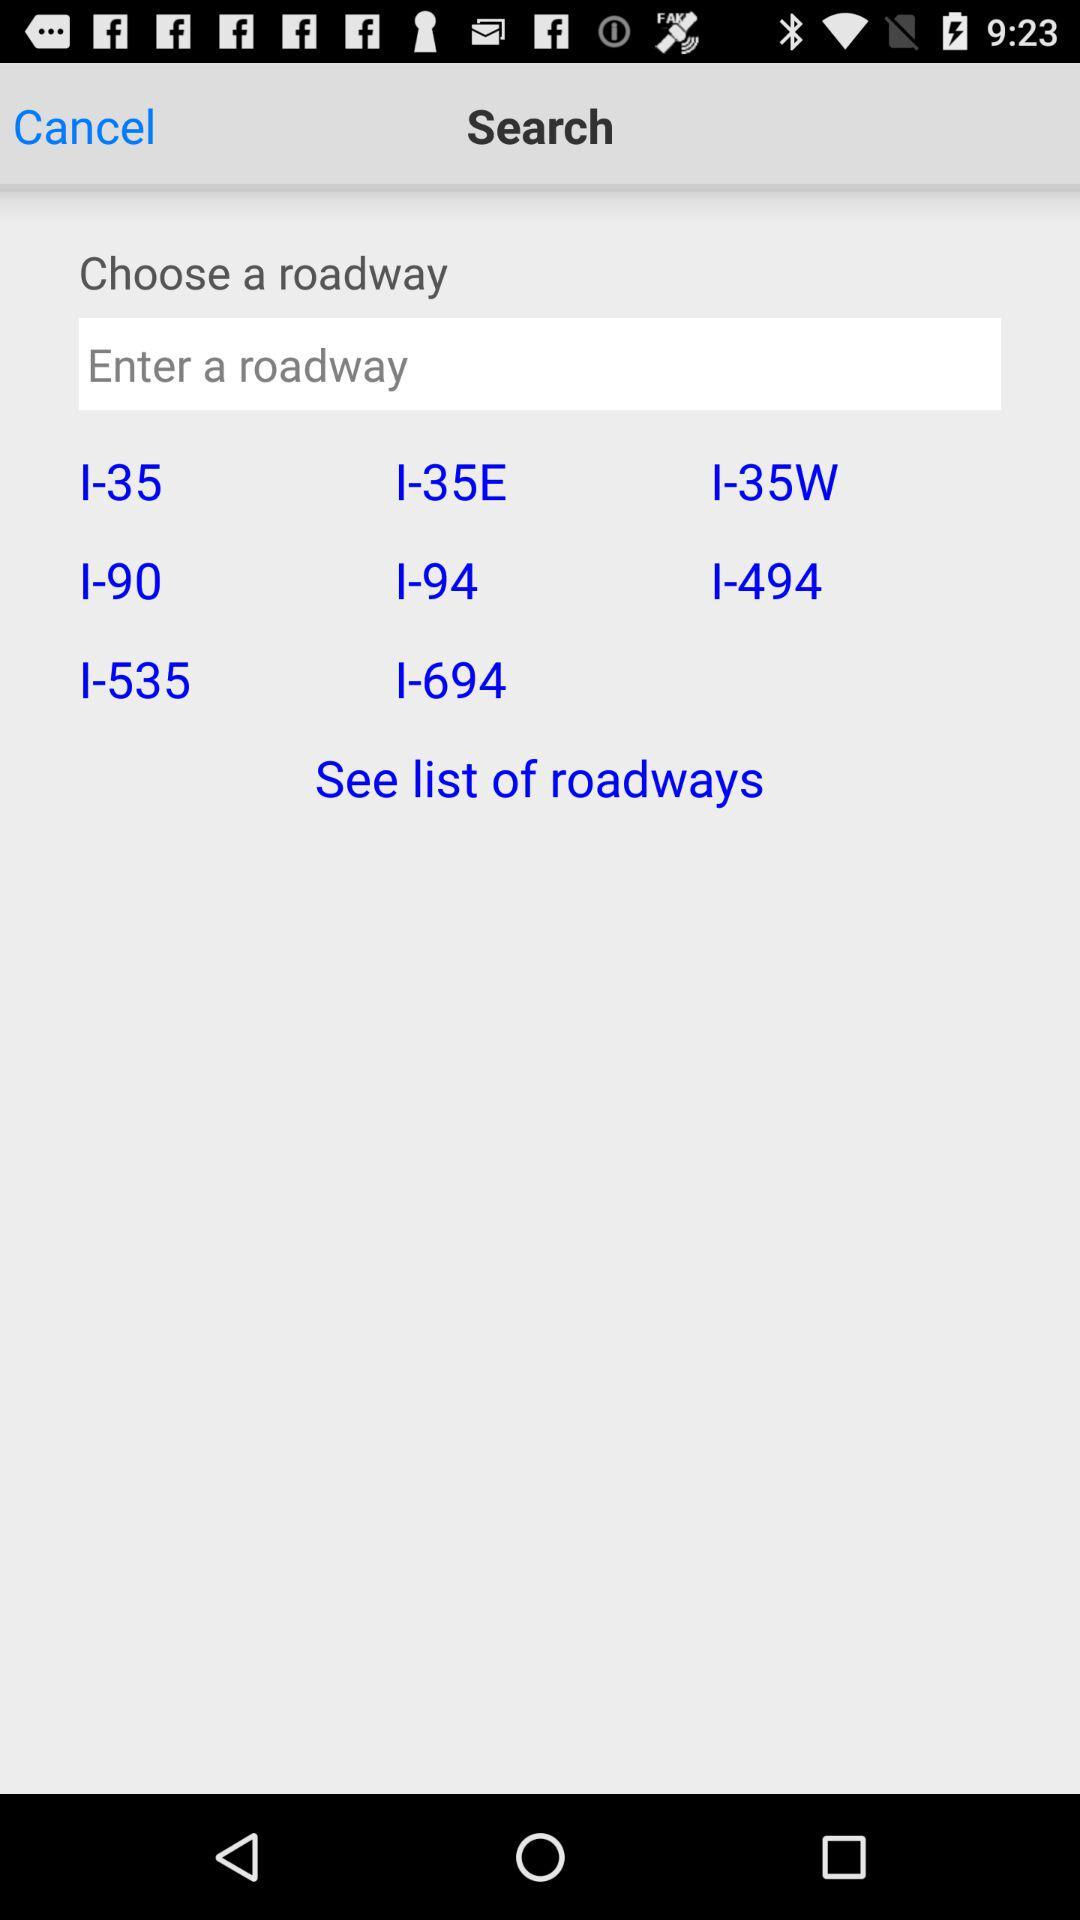 The width and height of the screenshot is (1080, 1920). What do you see at coordinates (855, 578) in the screenshot?
I see `i-494 icon` at bounding box center [855, 578].